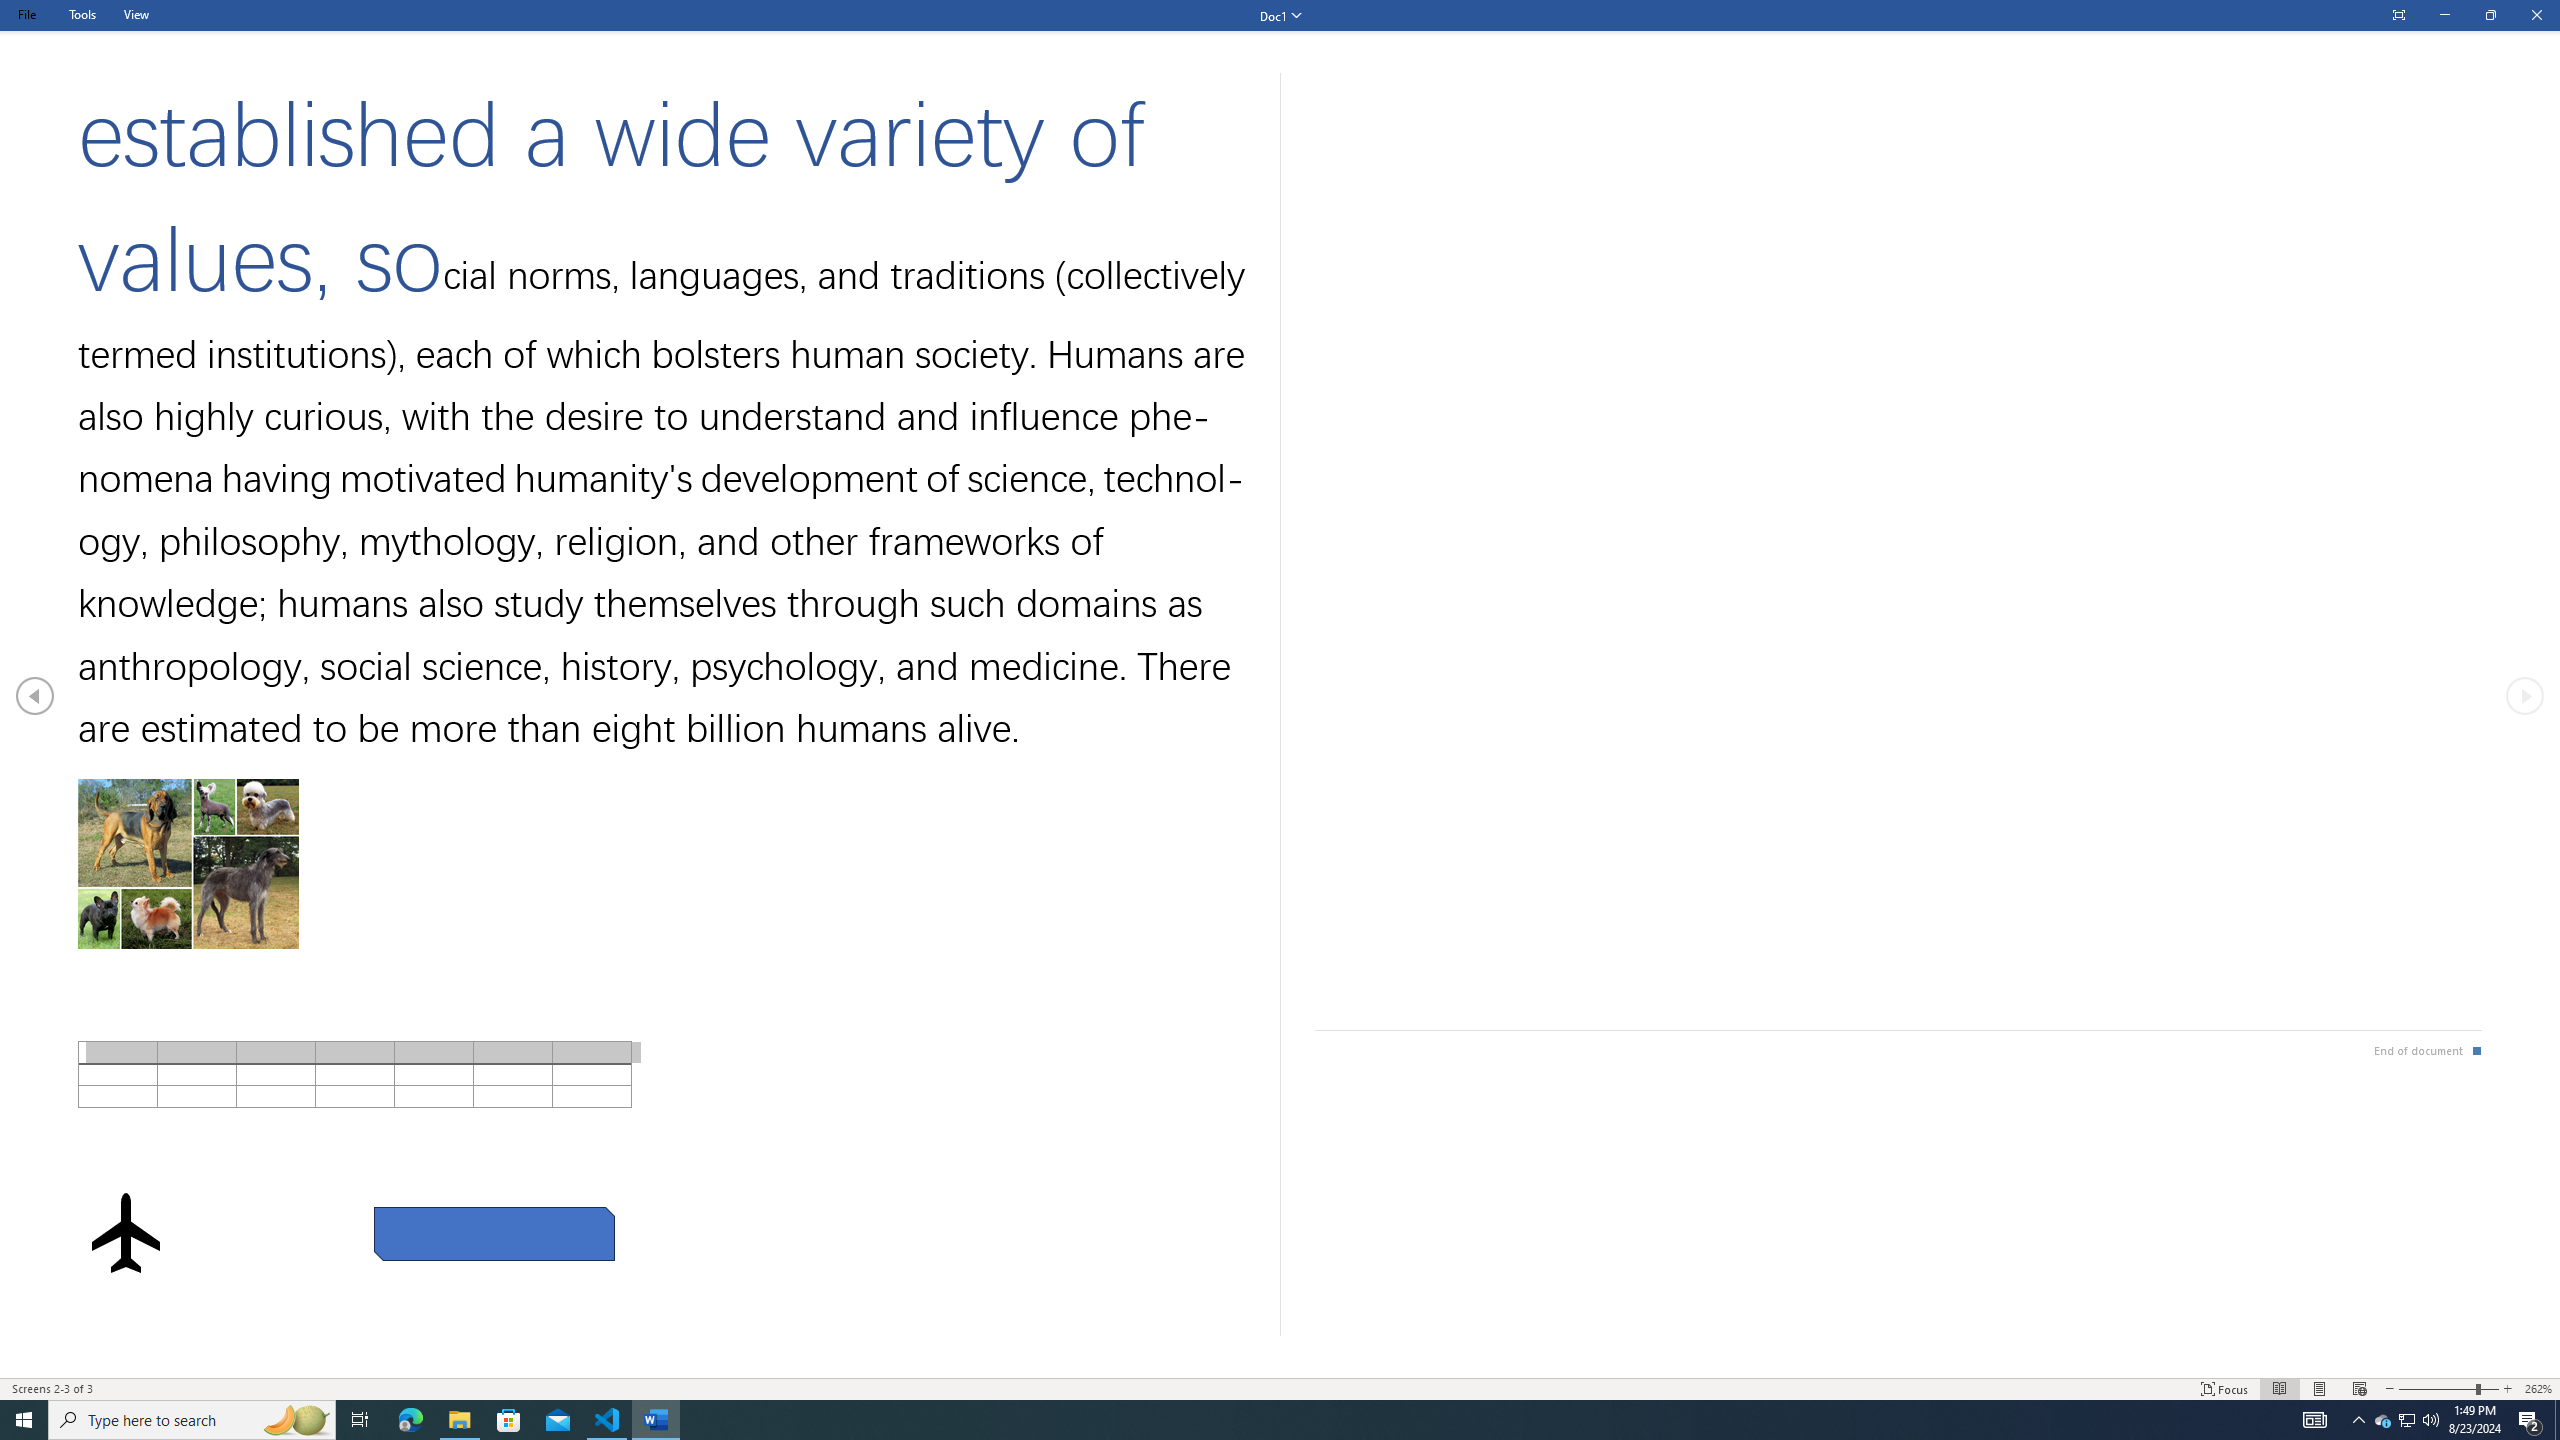 This screenshot has width=2560, height=1440. What do you see at coordinates (81, 14) in the screenshot?
I see `'Tools'` at bounding box center [81, 14].